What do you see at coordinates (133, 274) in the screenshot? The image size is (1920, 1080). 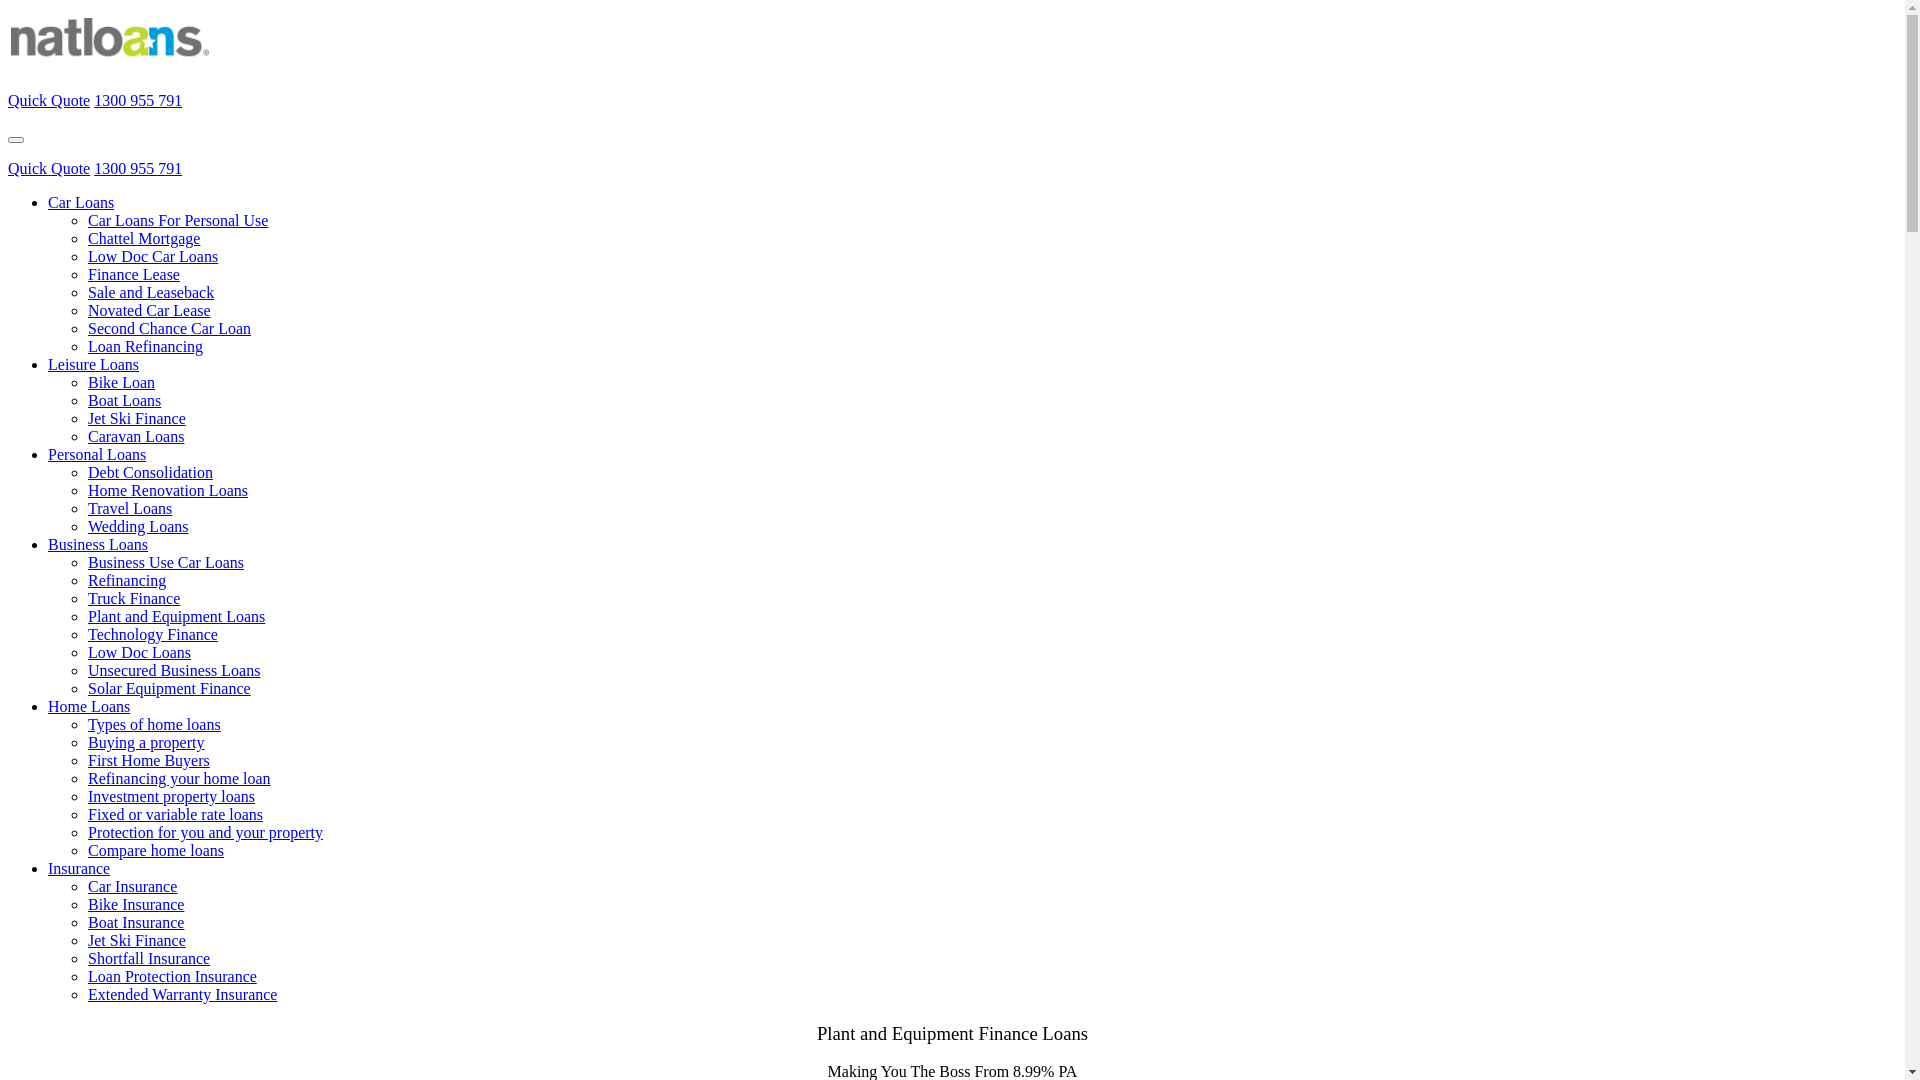 I see `'Finance Lease'` at bounding box center [133, 274].